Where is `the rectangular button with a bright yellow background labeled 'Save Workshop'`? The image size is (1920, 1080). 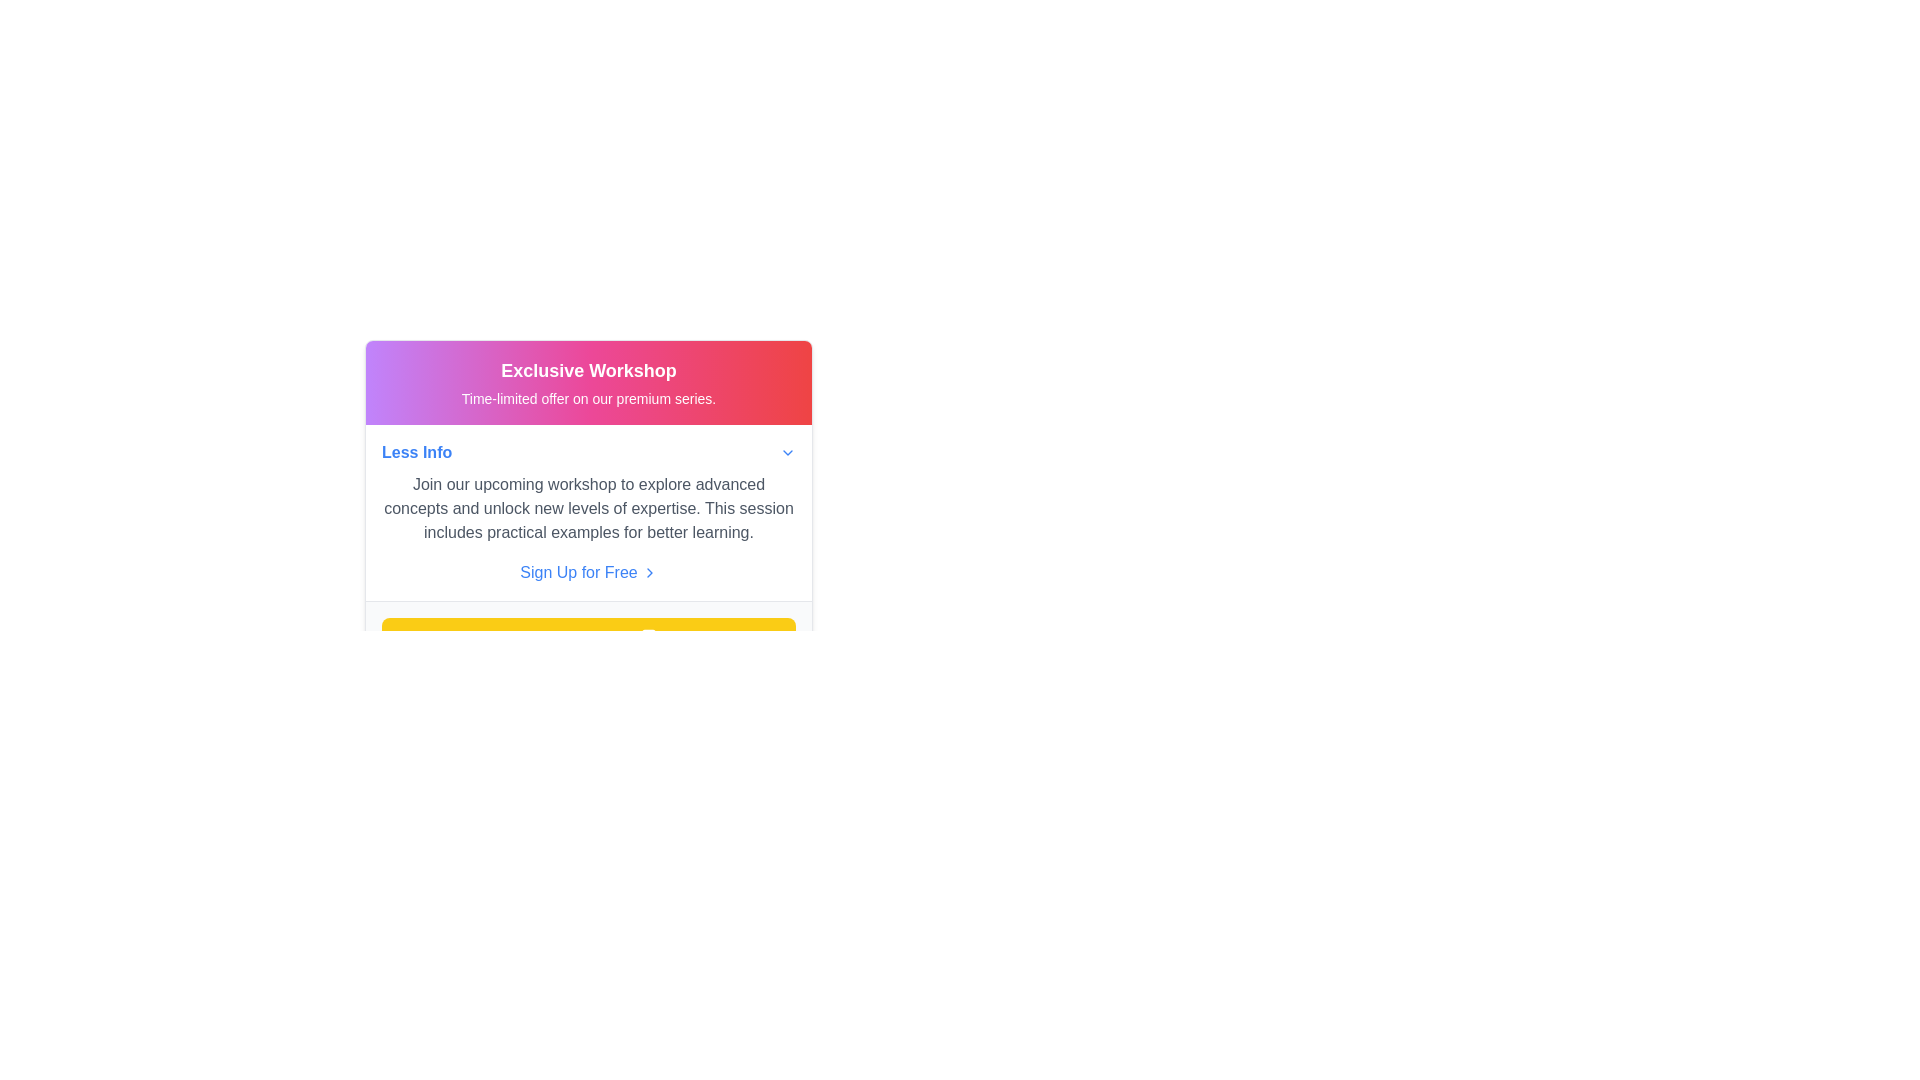
the rectangular button with a bright yellow background labeled 'Save Workshop' is located at coordinates (588, 637).